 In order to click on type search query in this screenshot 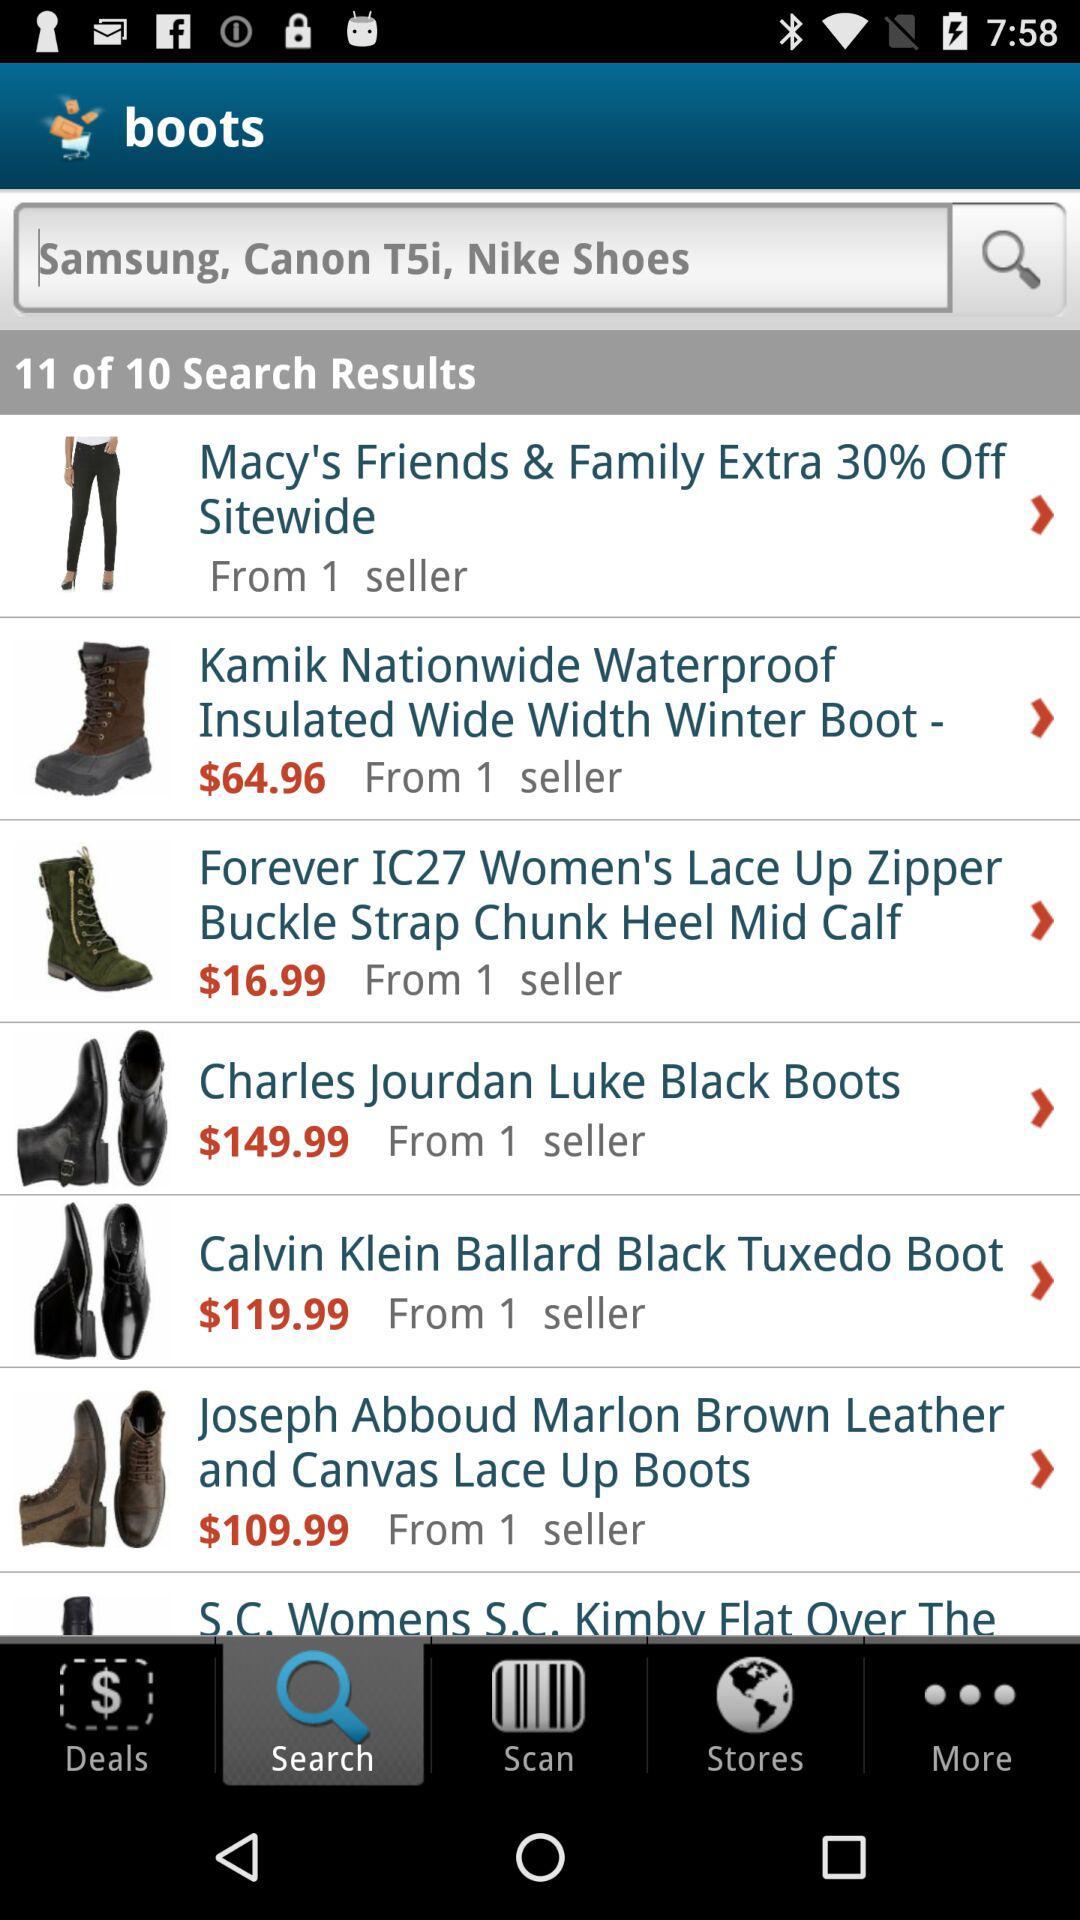, I will do `click(482, 256)`.